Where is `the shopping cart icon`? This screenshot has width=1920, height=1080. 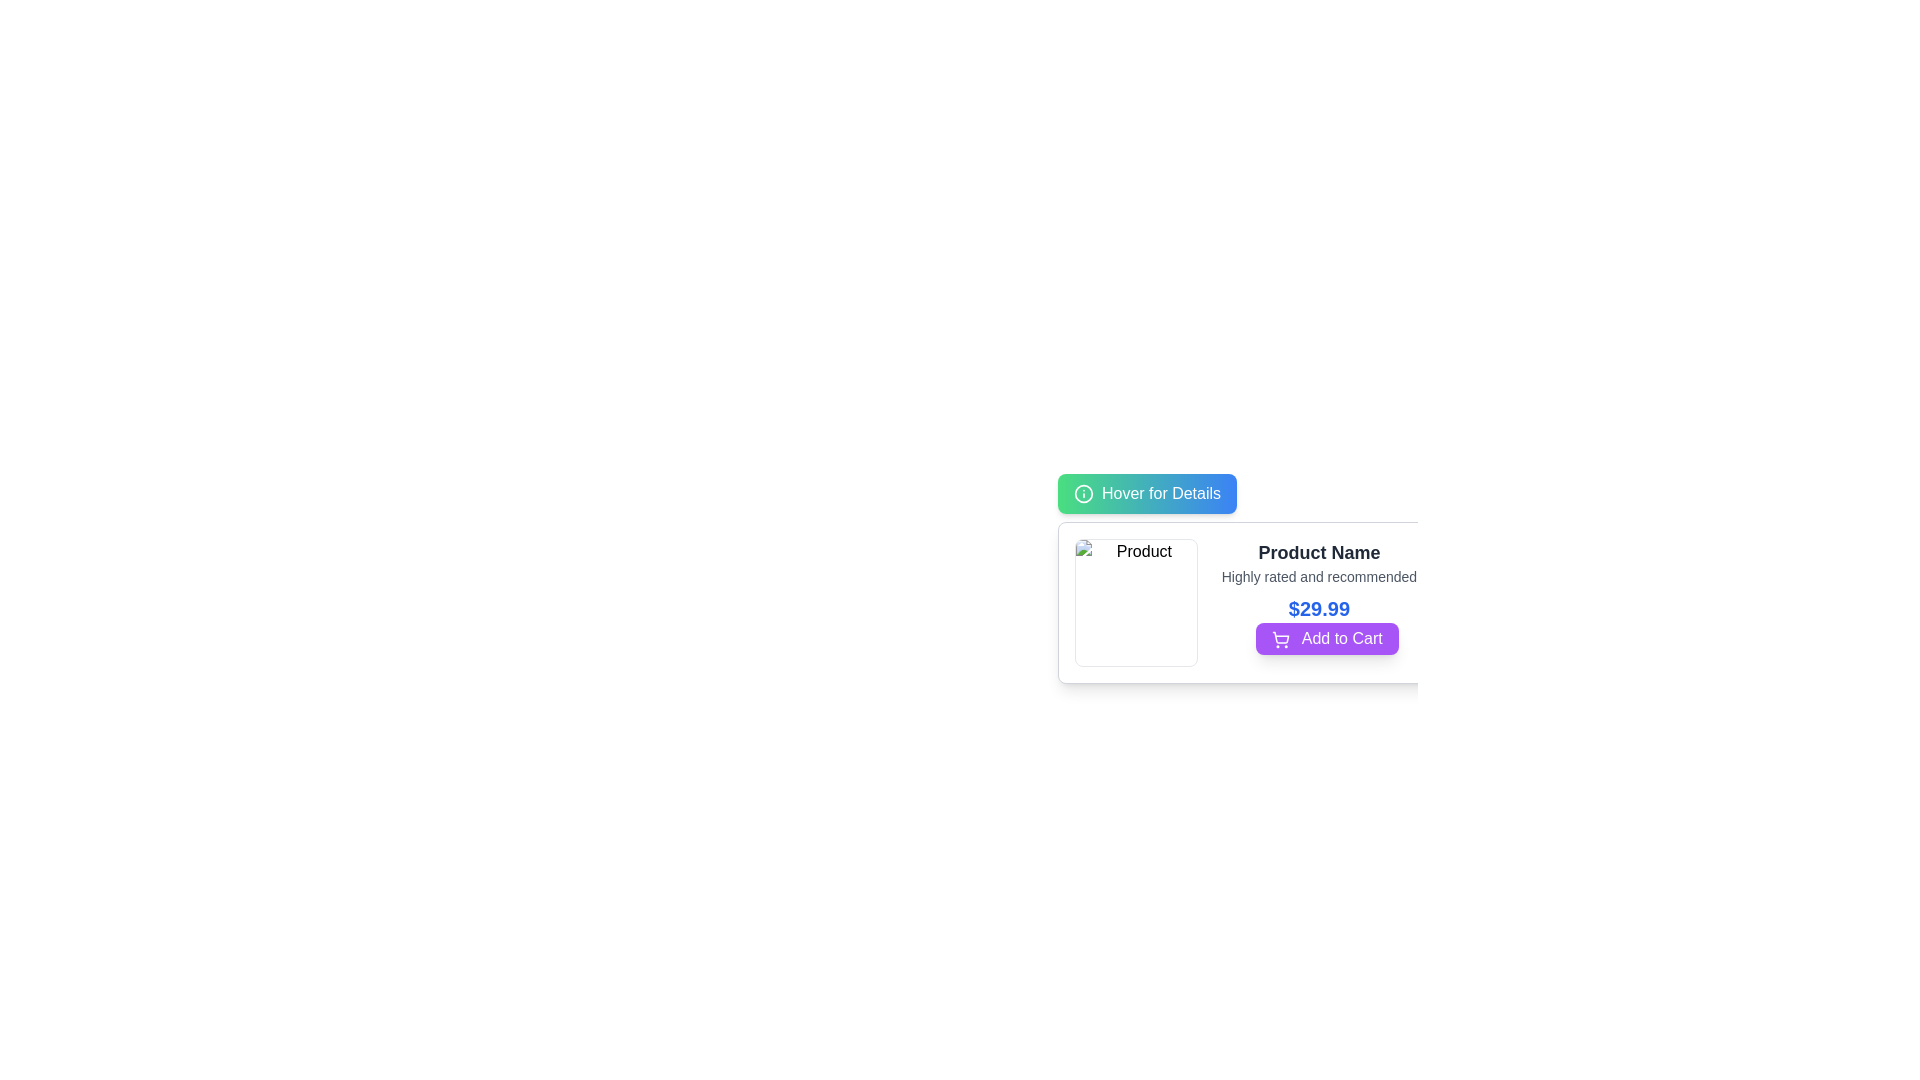 the shopping cart icon is located at coordinates (1281, 639).